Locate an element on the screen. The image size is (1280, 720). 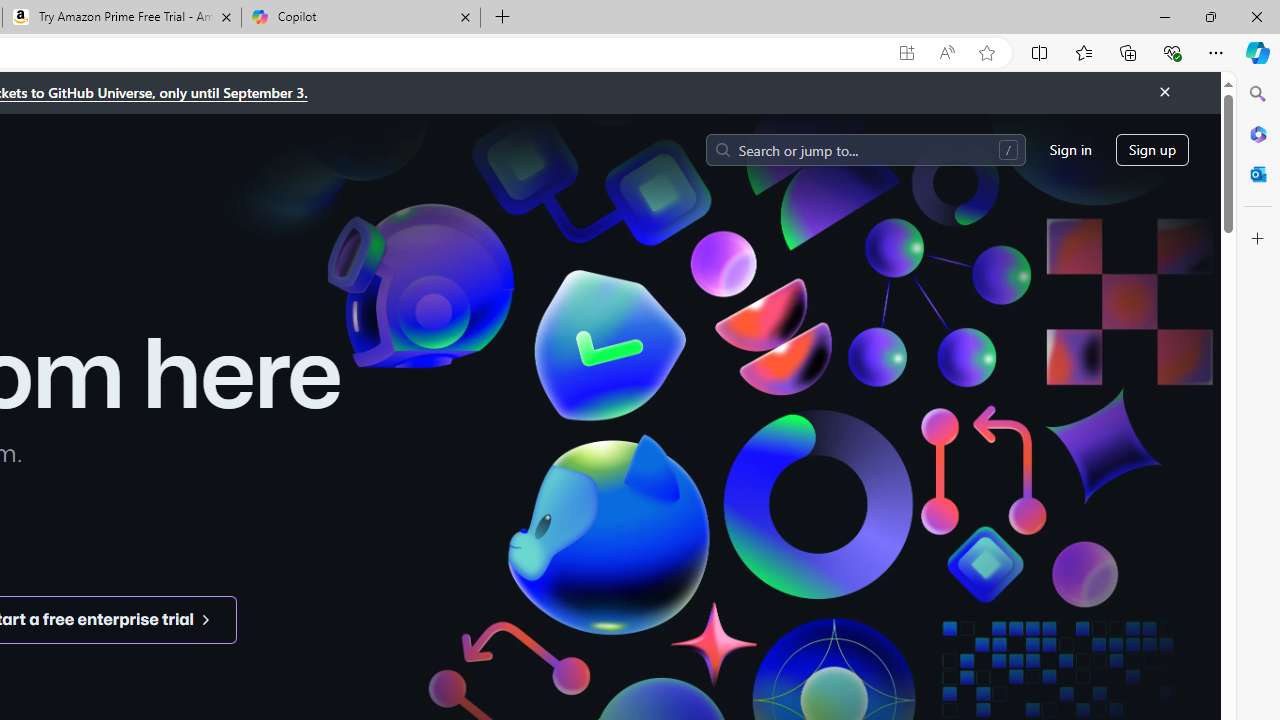
'Collections' is located at coordinates (1128, 51).